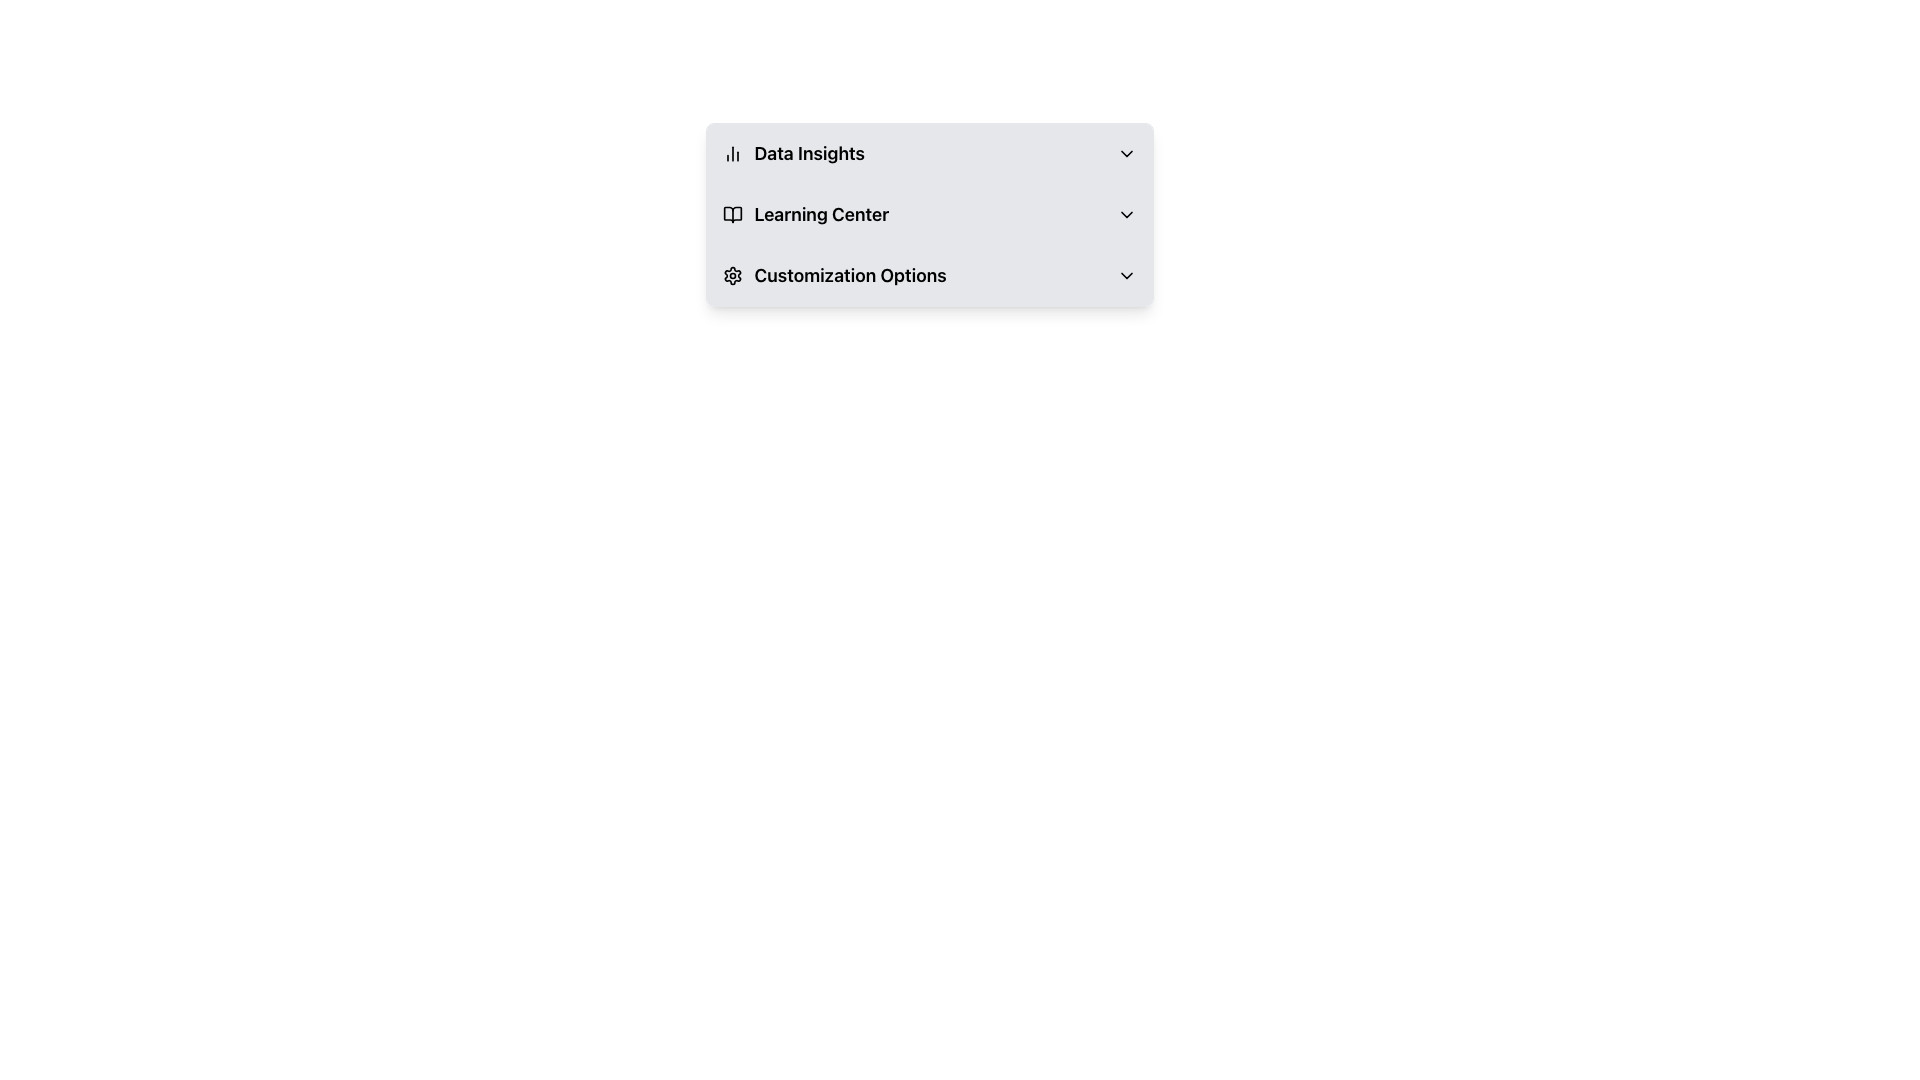 The width and height of the screenshot is (1920, 1080). What do you see at coordinates (1126, 215) in the screenshot?
I see `the Chevron Icon located on the right side of the 'Learning Center' section` at bounding box center [1126, 215].